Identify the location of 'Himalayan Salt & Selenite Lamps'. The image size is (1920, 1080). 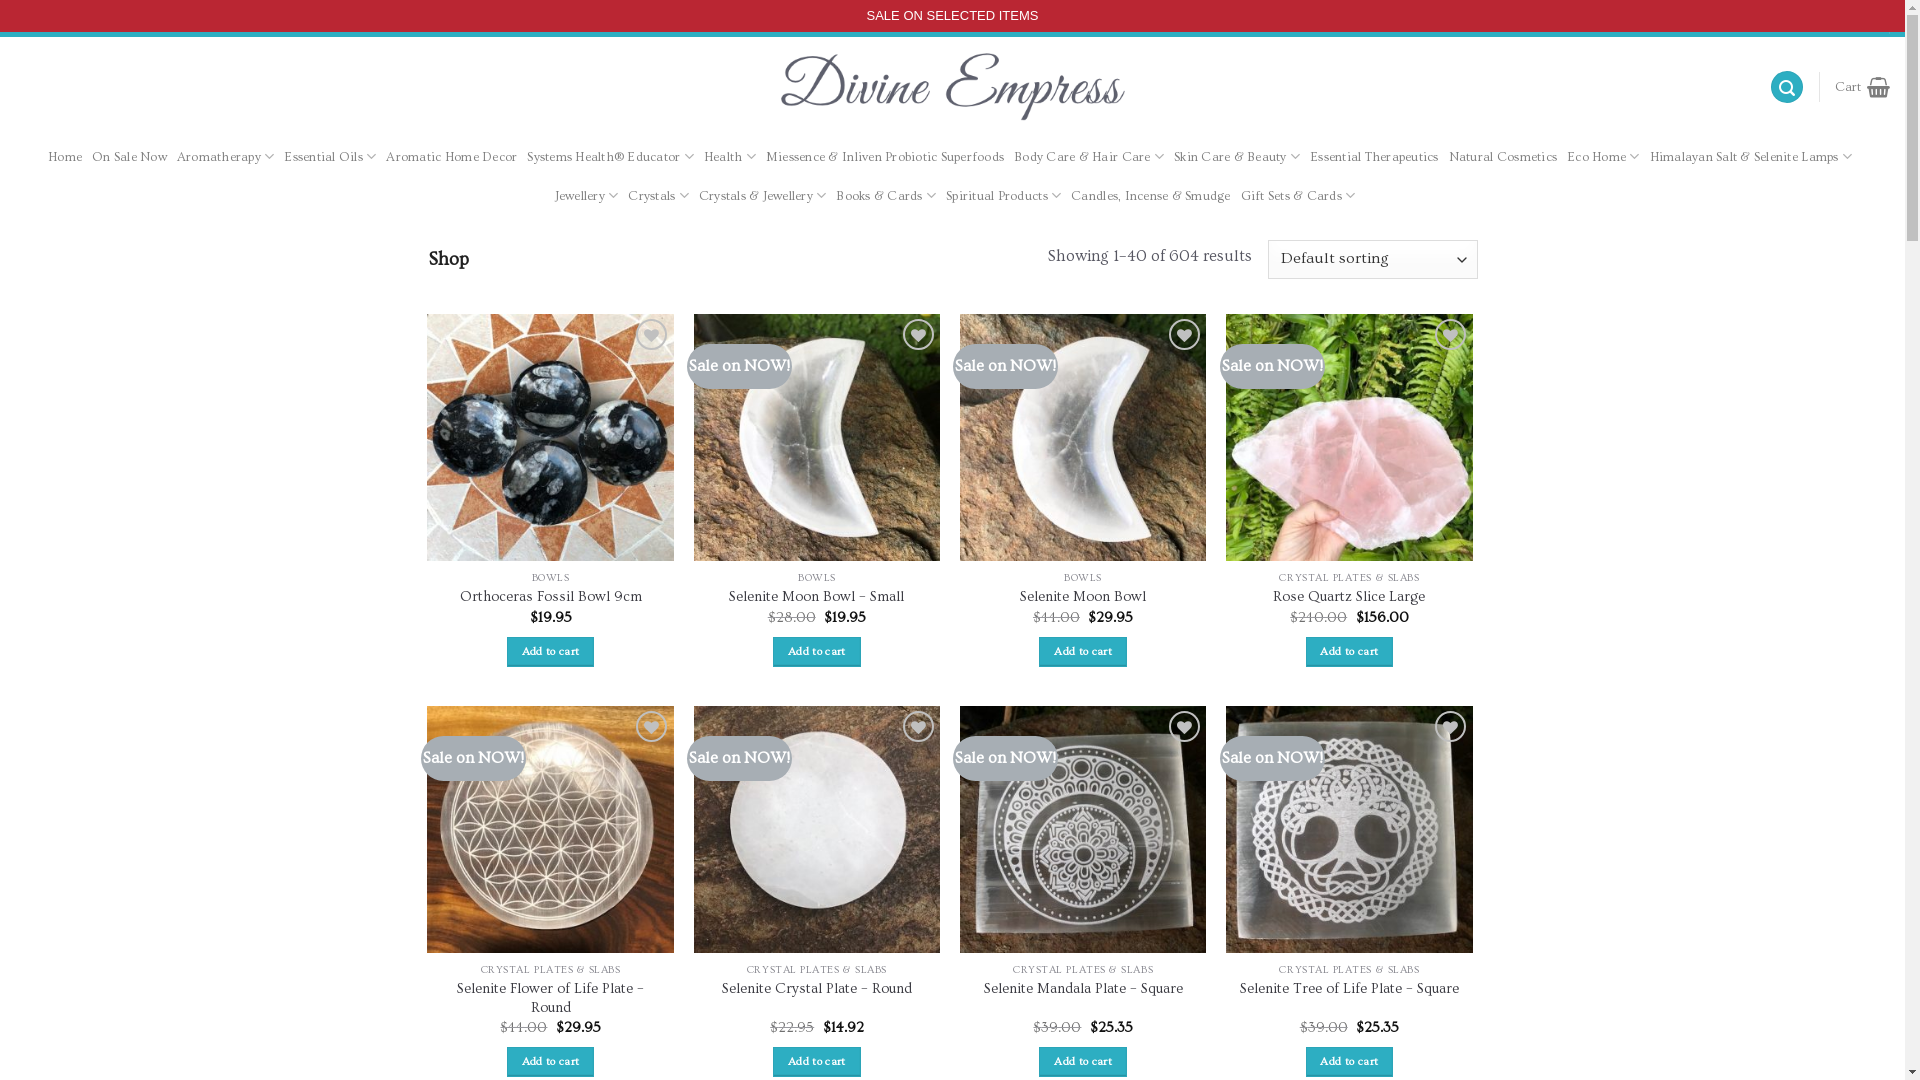
(1750, 155).